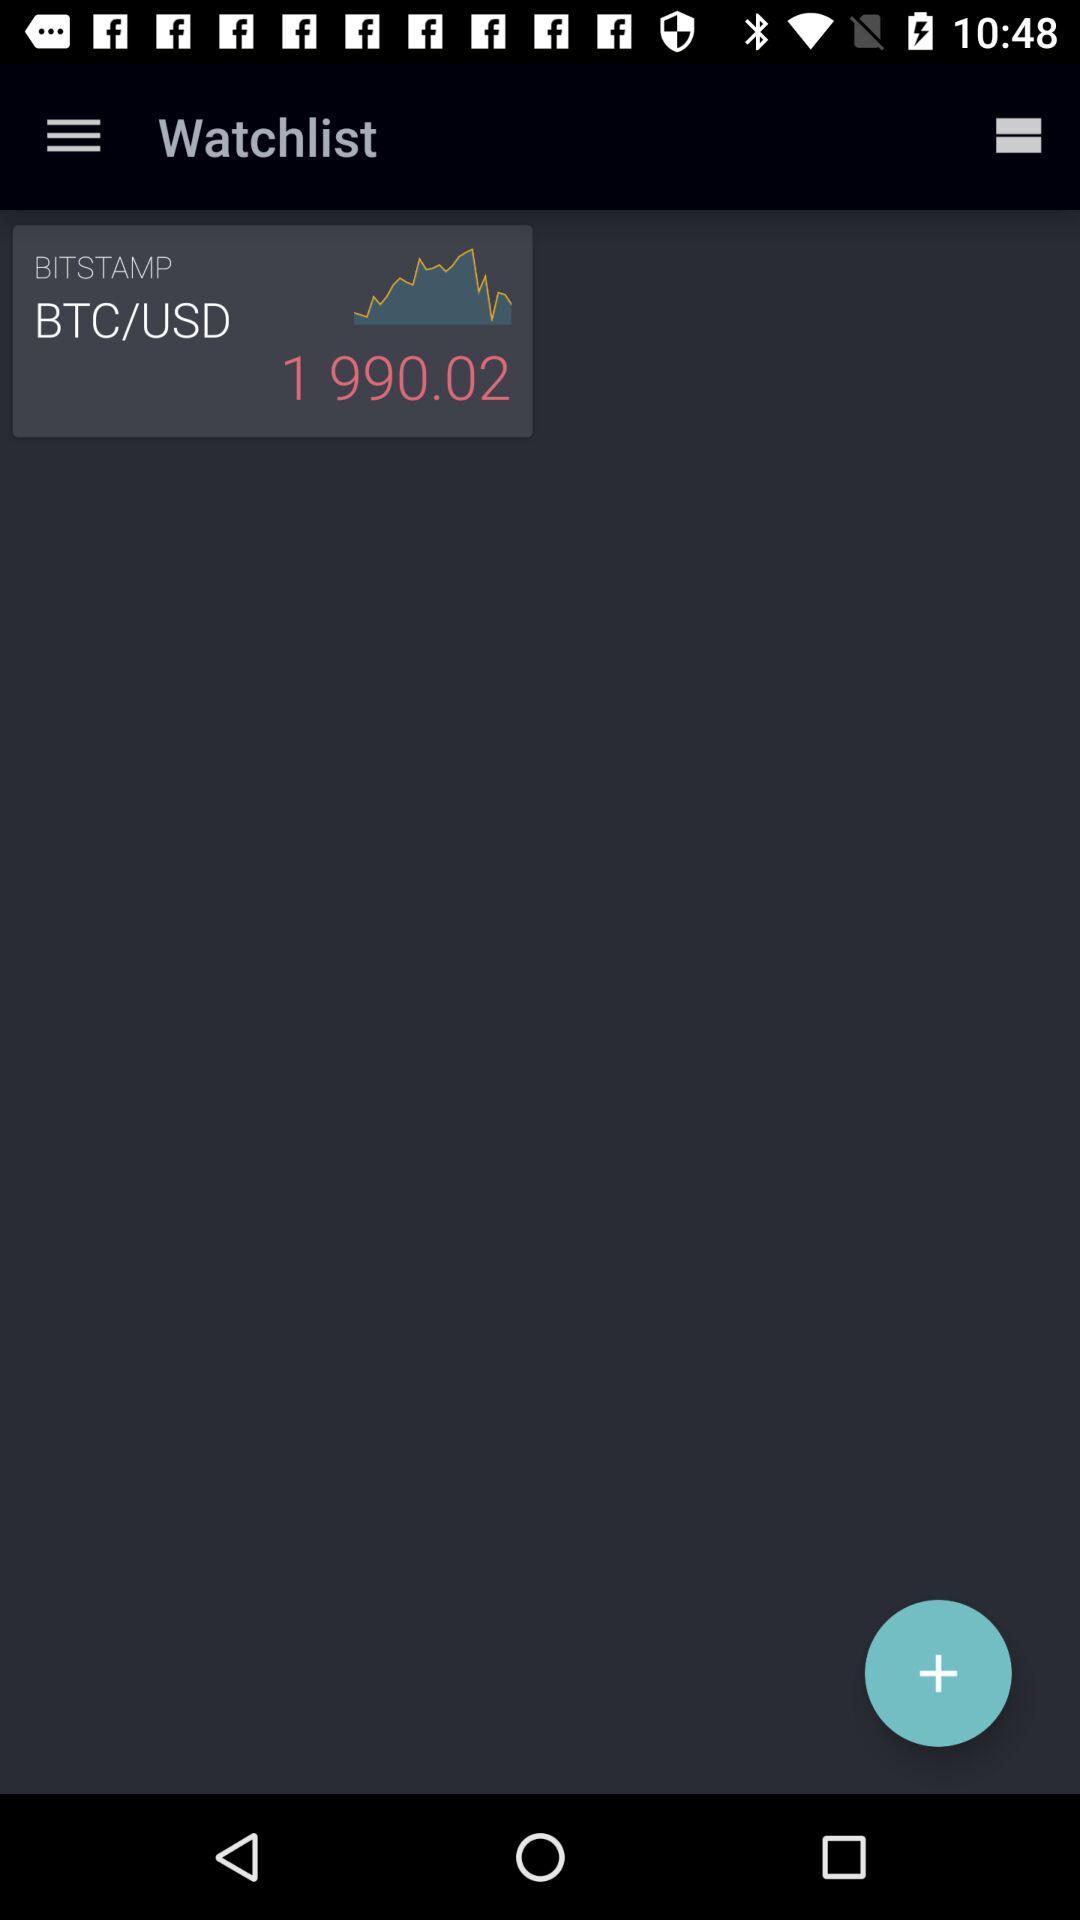 The height and width of the screenshot is (1920, 1080). What do you see at coordinates (1017, 135) in the screenshot?
I see `icon at the top right corner` at bounding box center [1017, 135].